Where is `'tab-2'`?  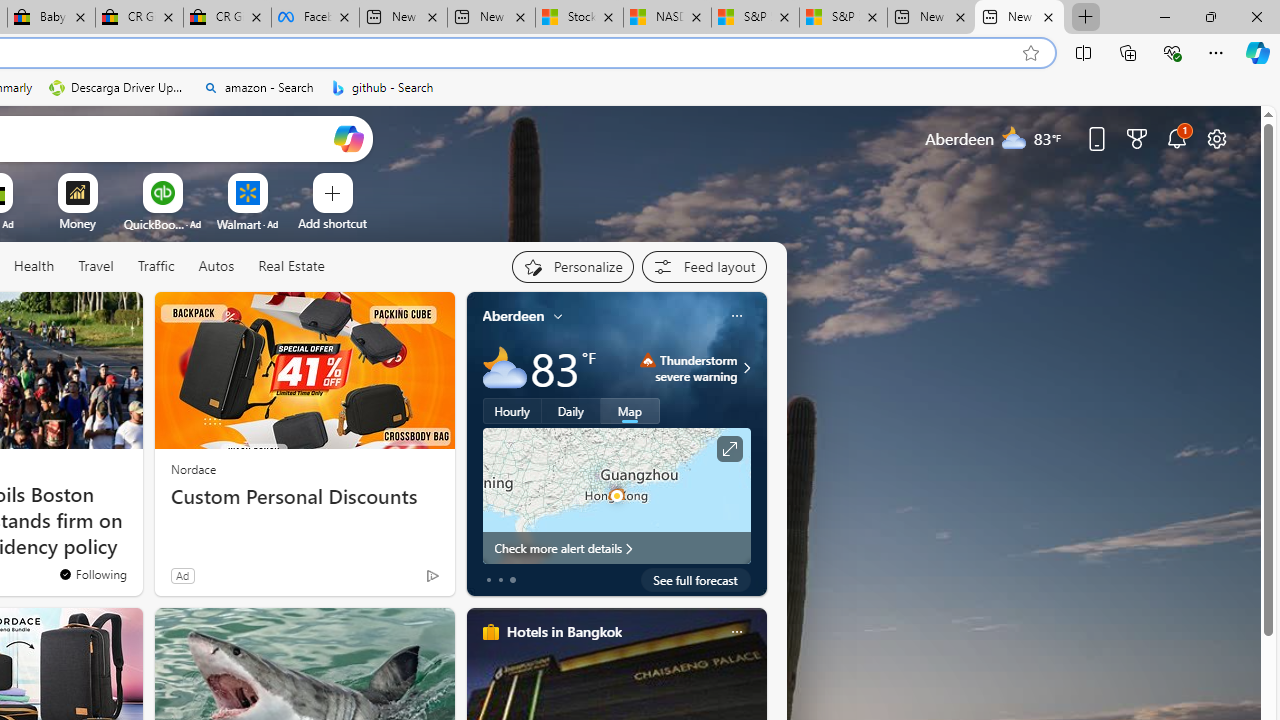 'tab-2' is located at coordinates (512, 579).